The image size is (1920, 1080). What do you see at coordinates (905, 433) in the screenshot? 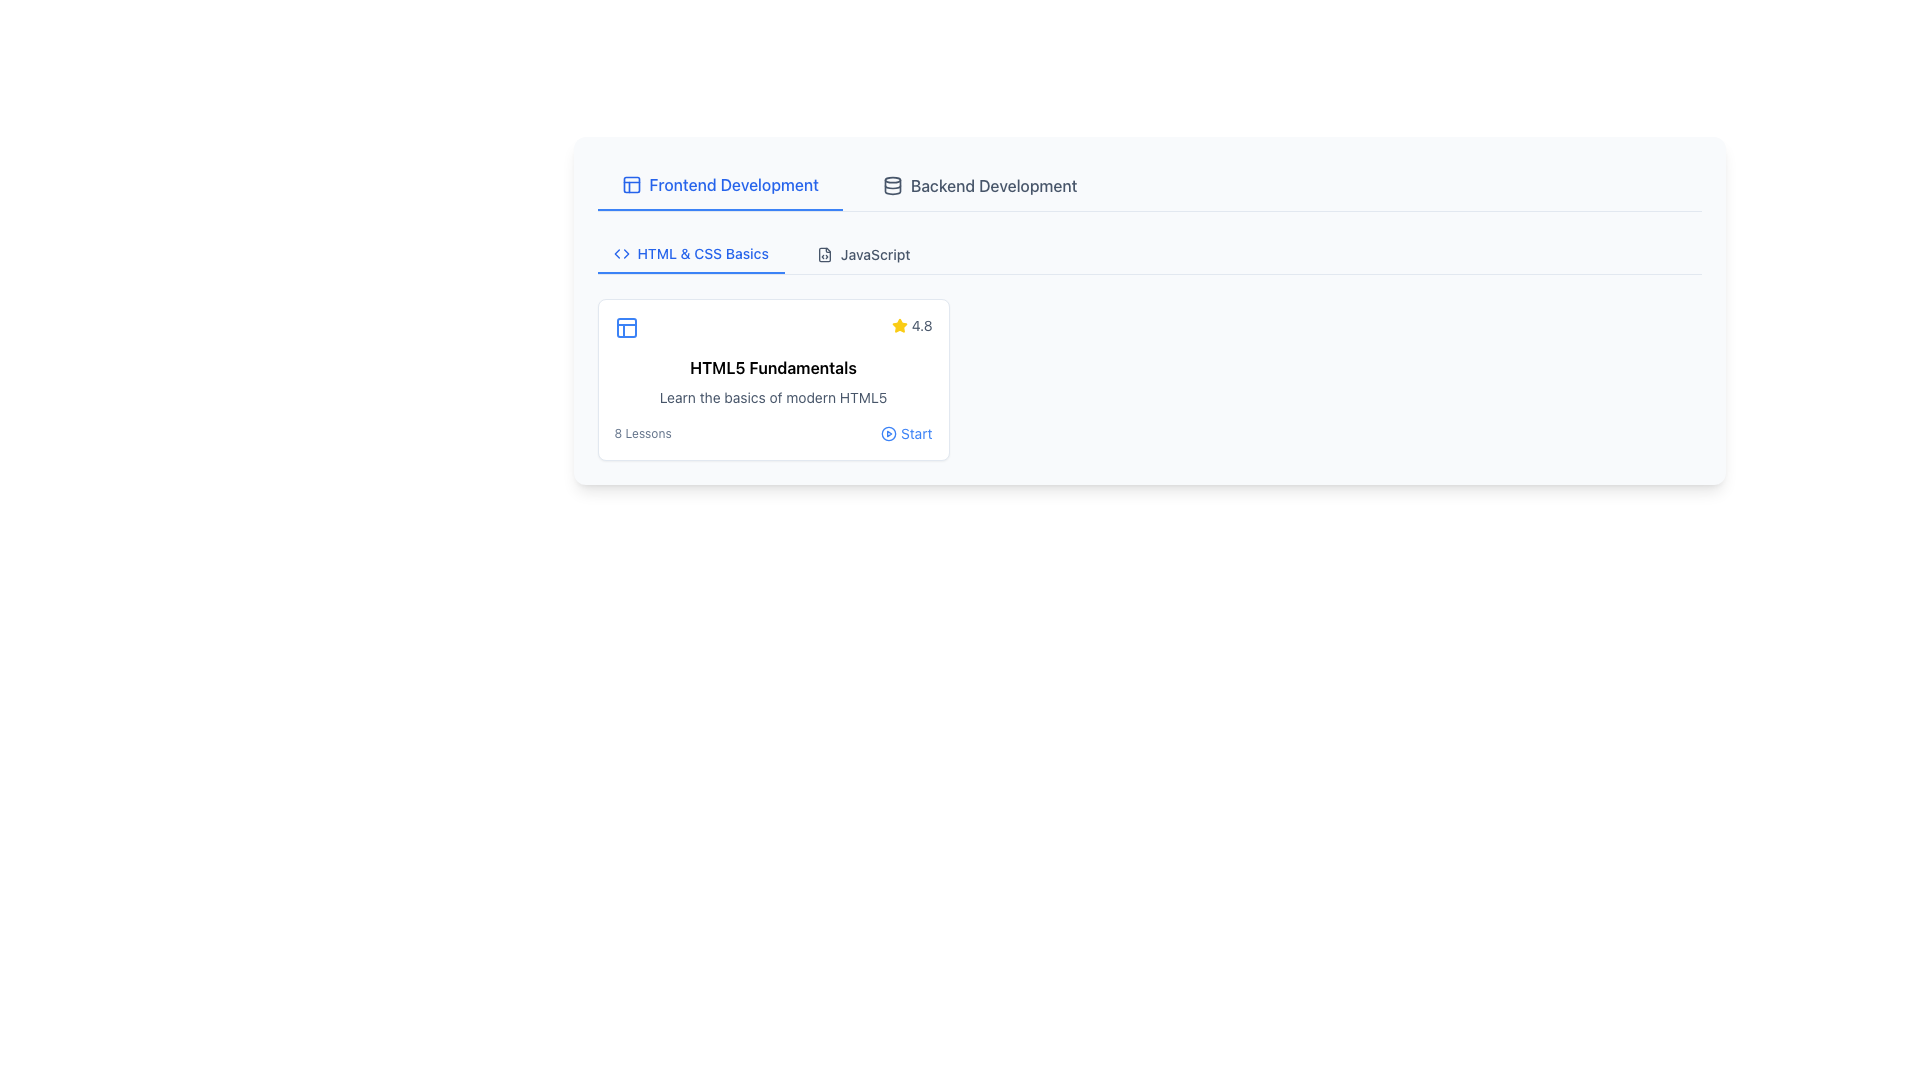
I see `the 'Start' button located to the right of the '8 Lessons' text in the 'HTML5 Fundamentals' section to initiate the corresponding activity` at bounding box center [905, 433].